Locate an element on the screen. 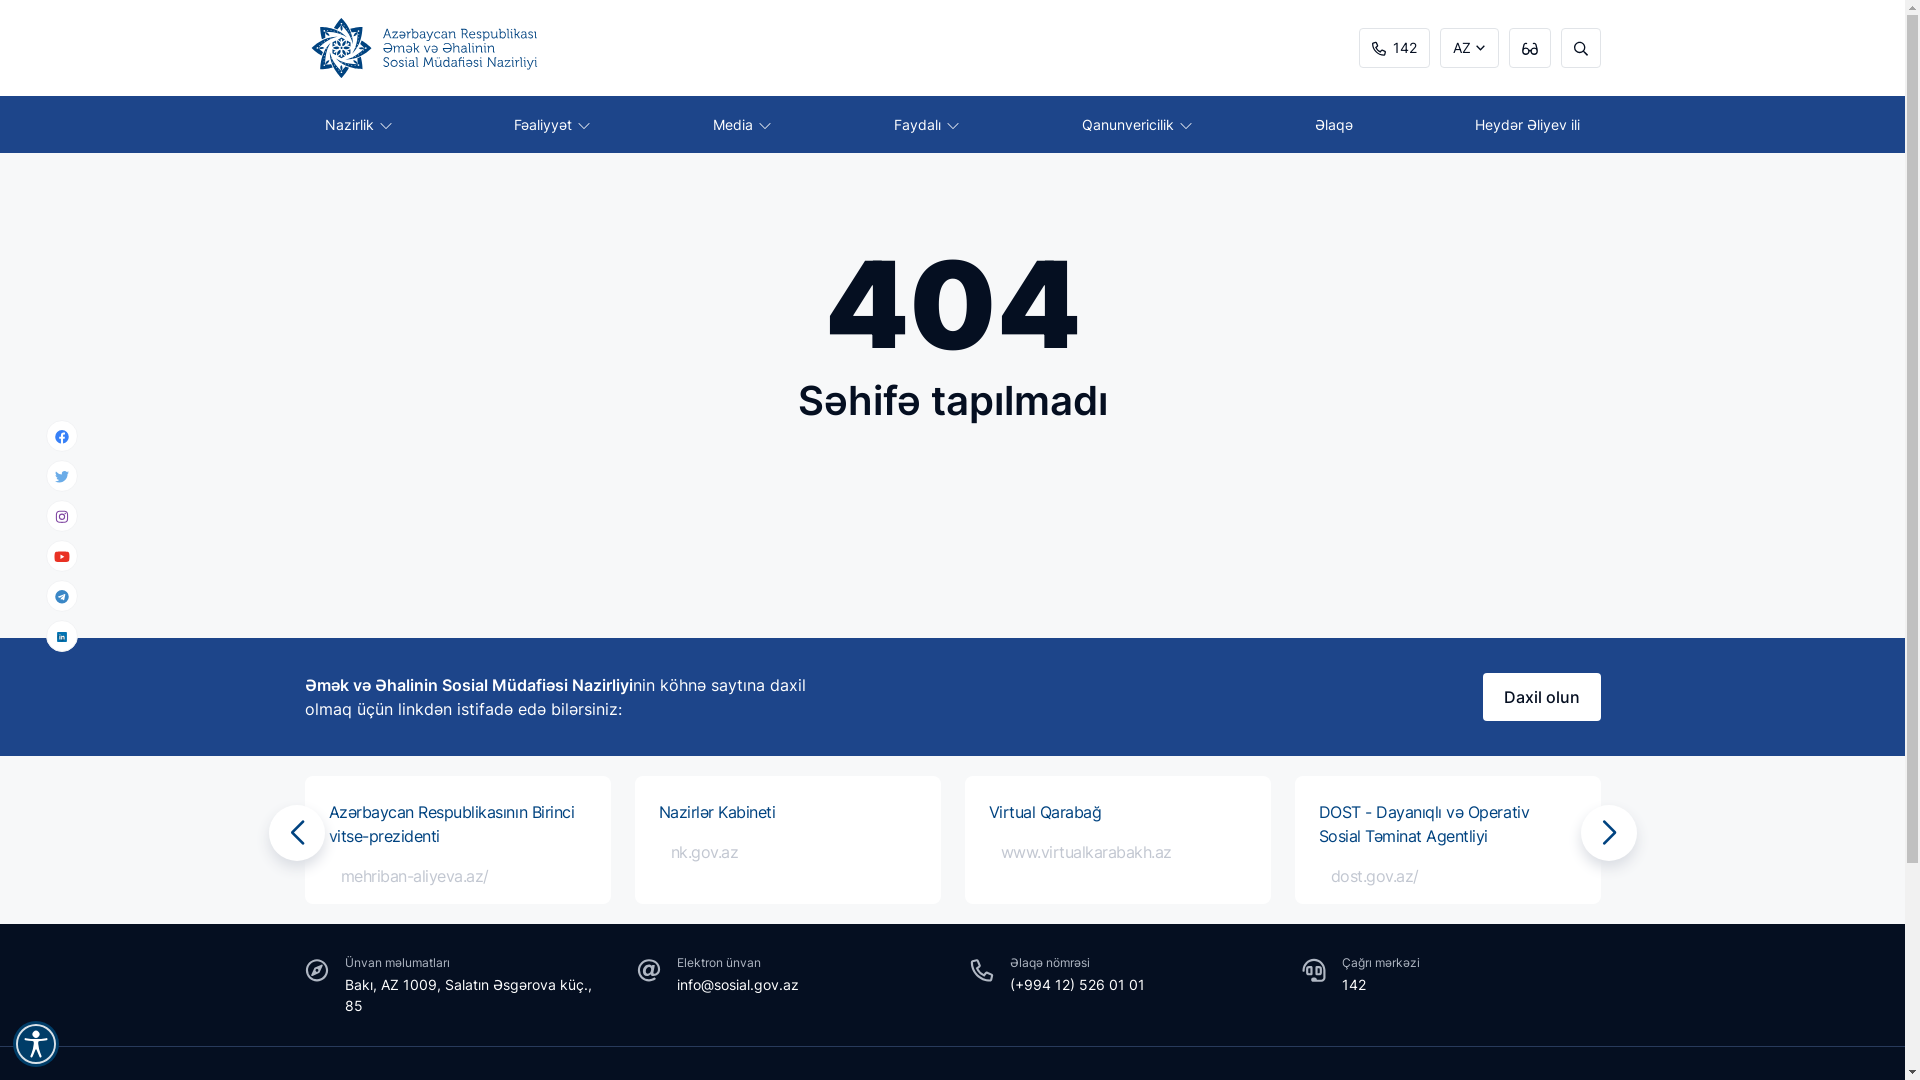  'info@sosial.gov.az' is located at coordinates (737, 983).